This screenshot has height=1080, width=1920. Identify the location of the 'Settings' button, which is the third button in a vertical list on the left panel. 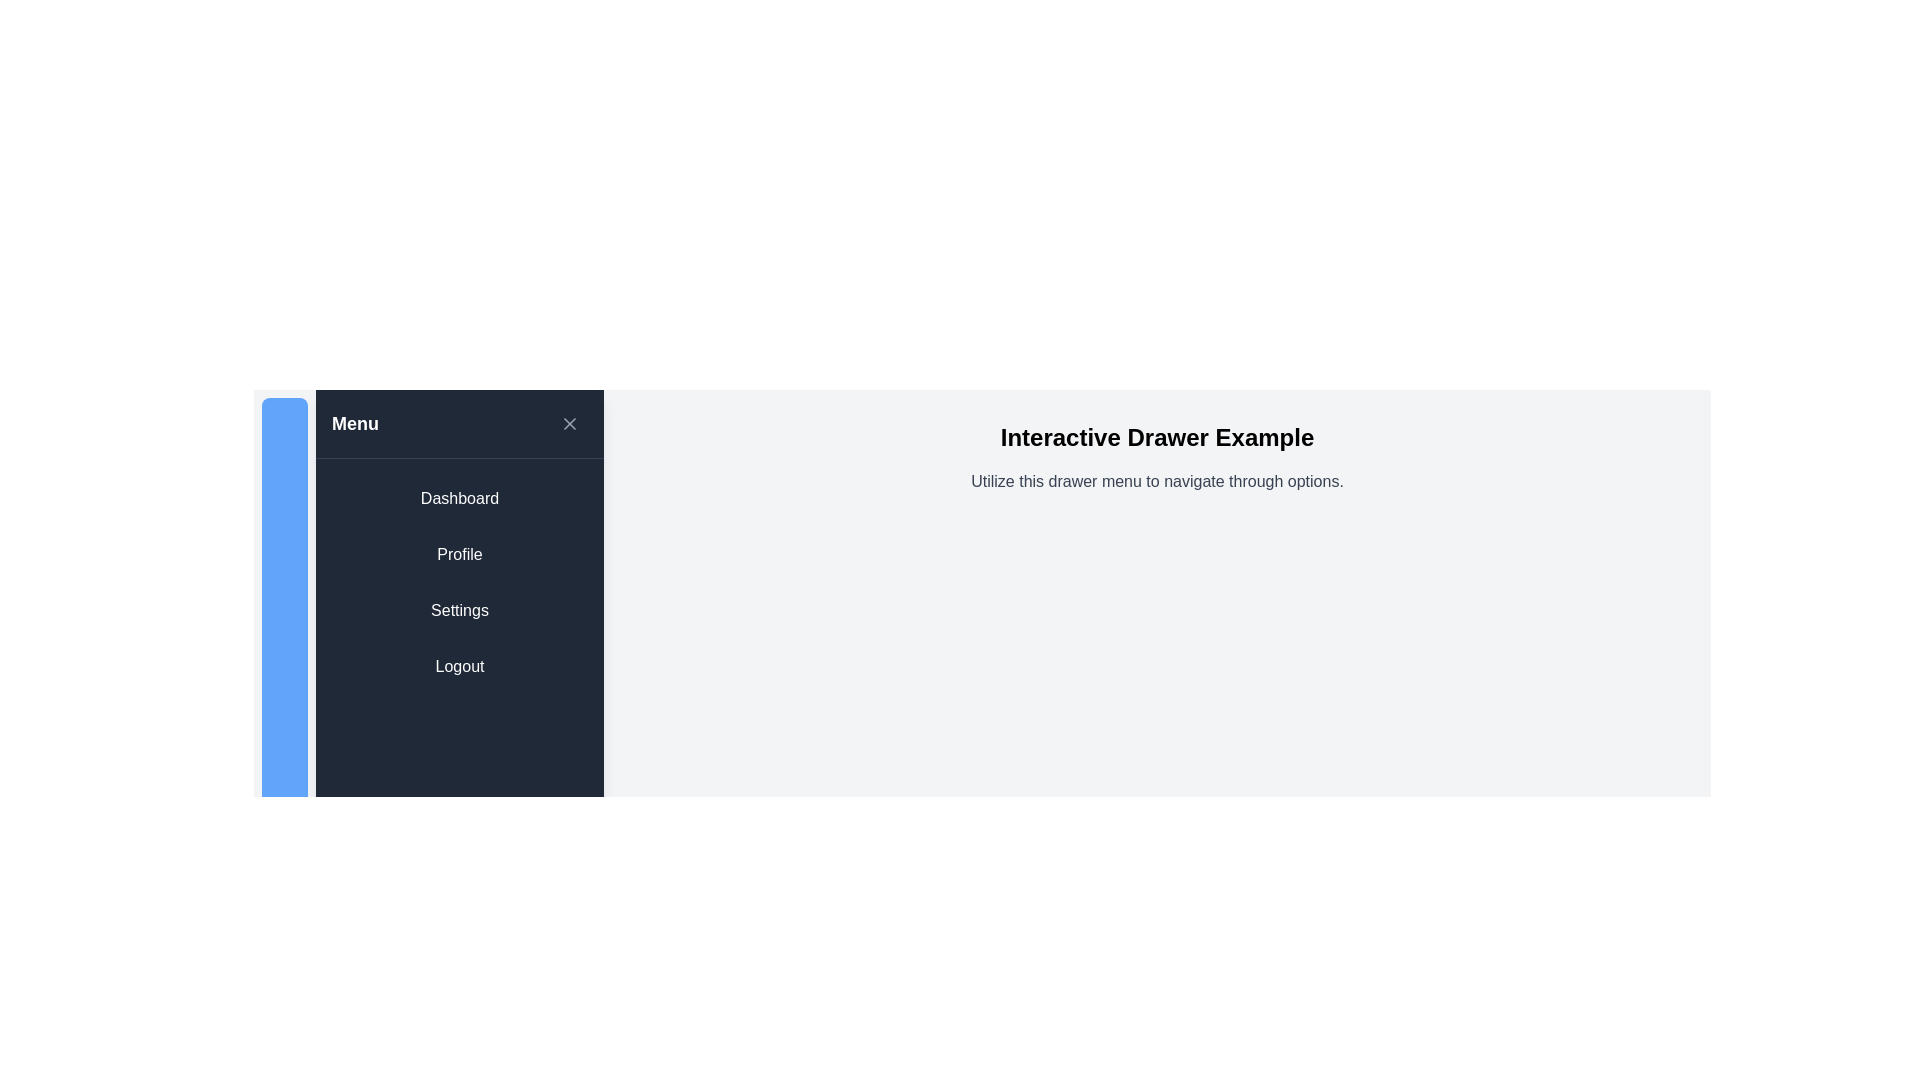
(459, 609).